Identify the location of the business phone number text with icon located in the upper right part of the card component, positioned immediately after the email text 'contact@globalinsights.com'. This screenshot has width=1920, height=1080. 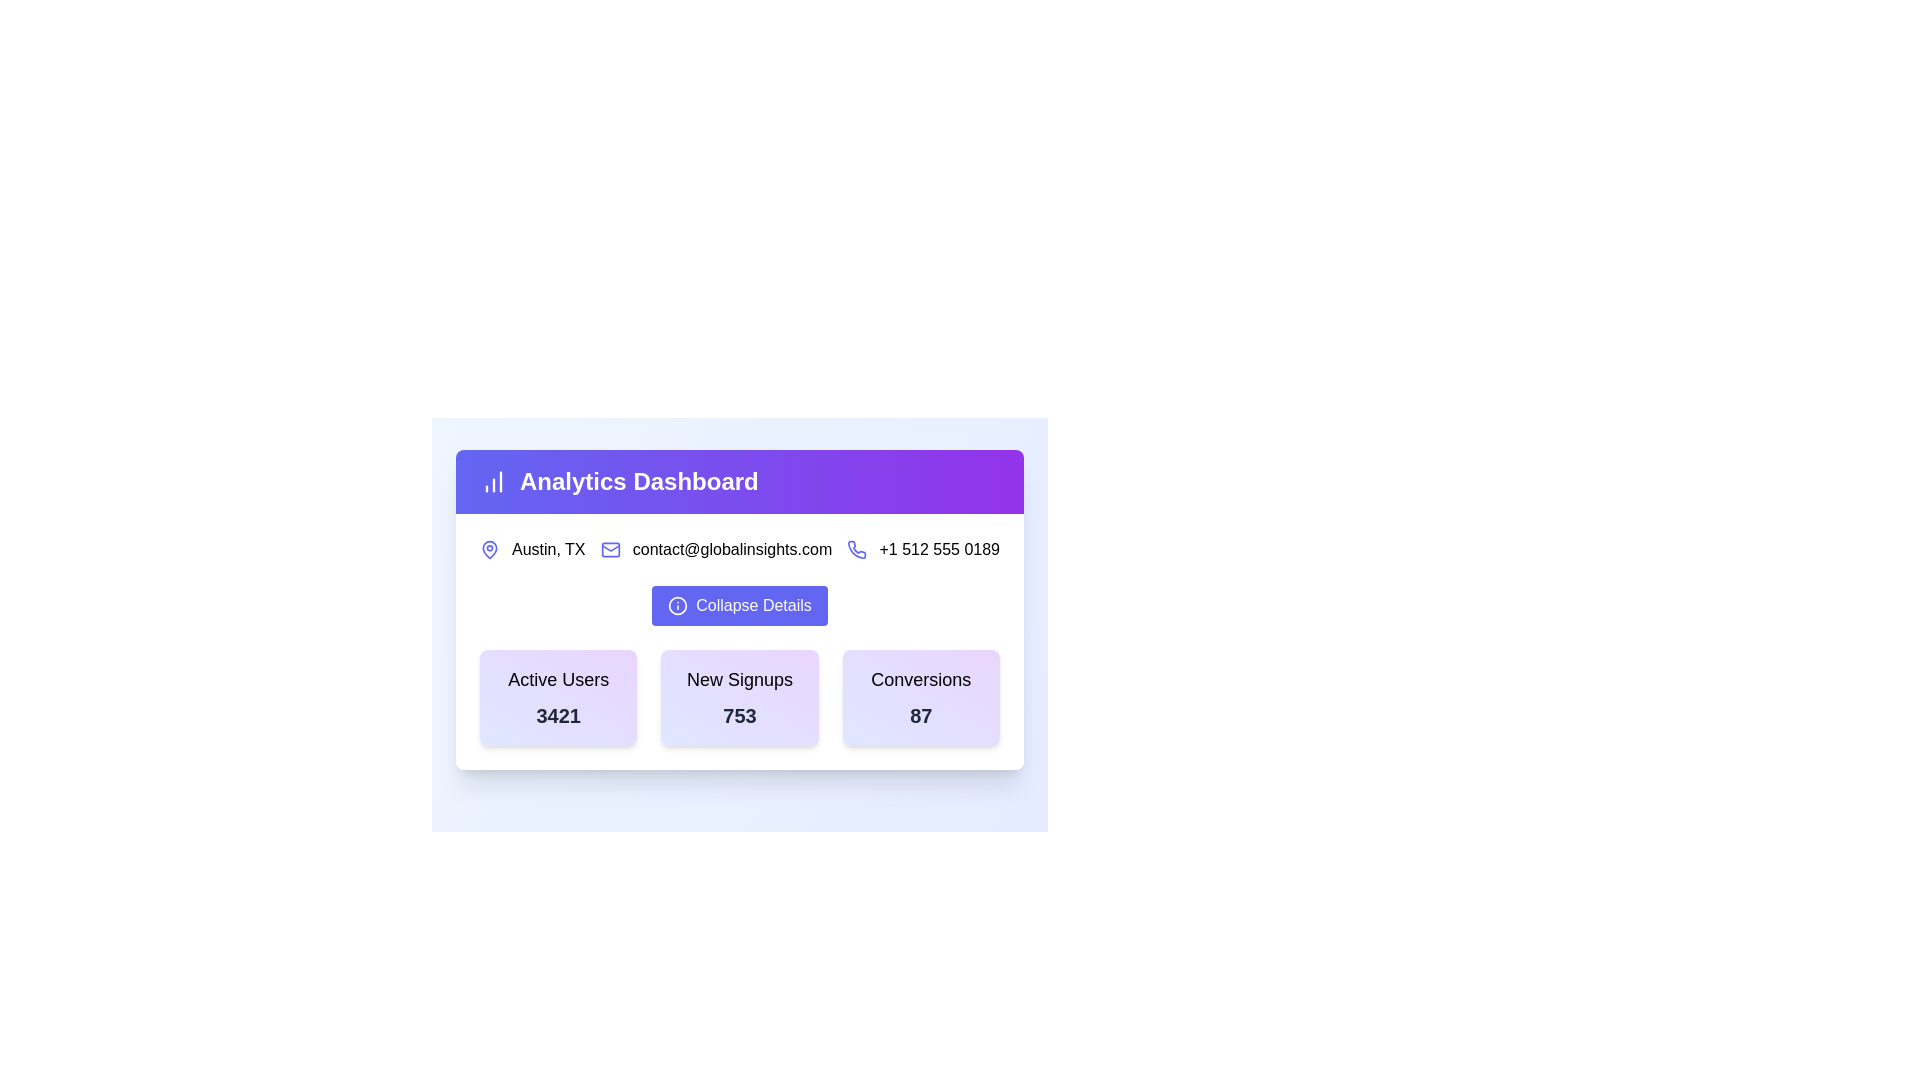
(922, 550).